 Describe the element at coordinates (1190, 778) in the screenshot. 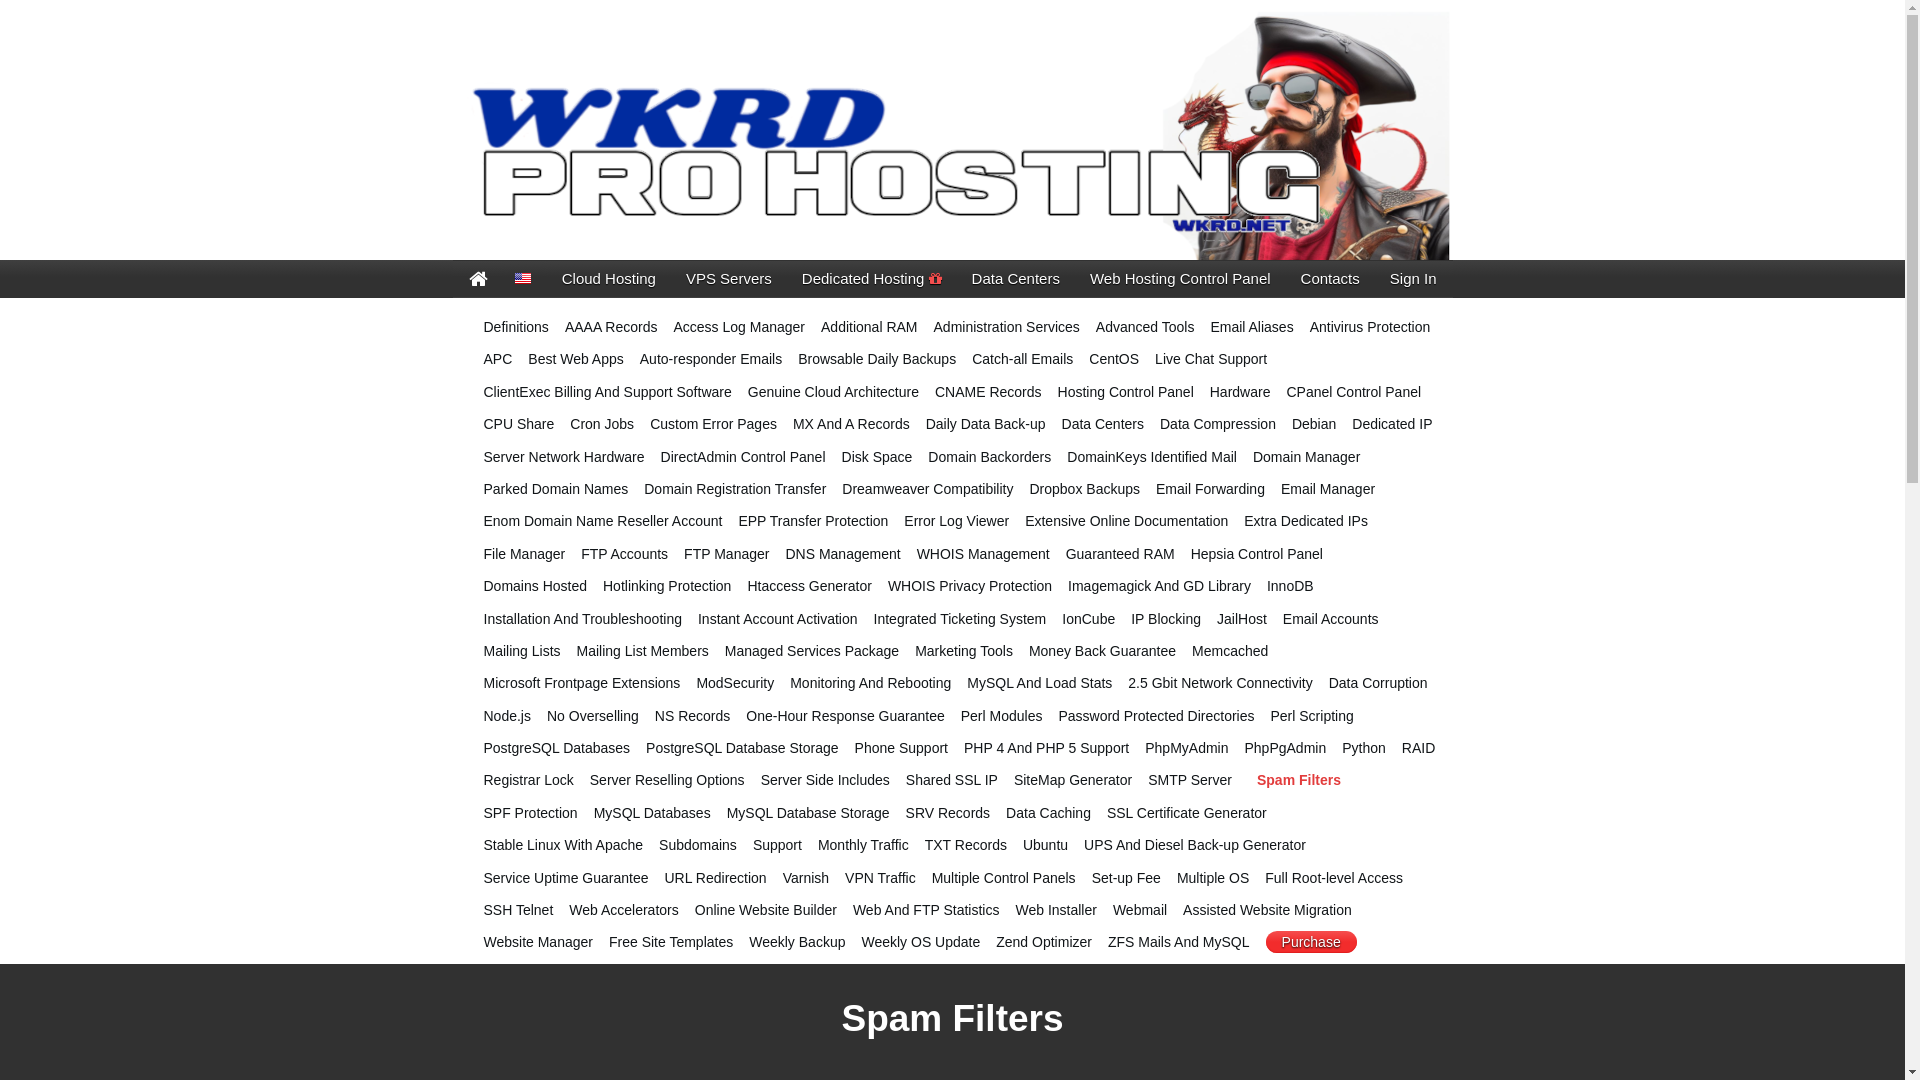

I see `'SMTP Server'` at that location.